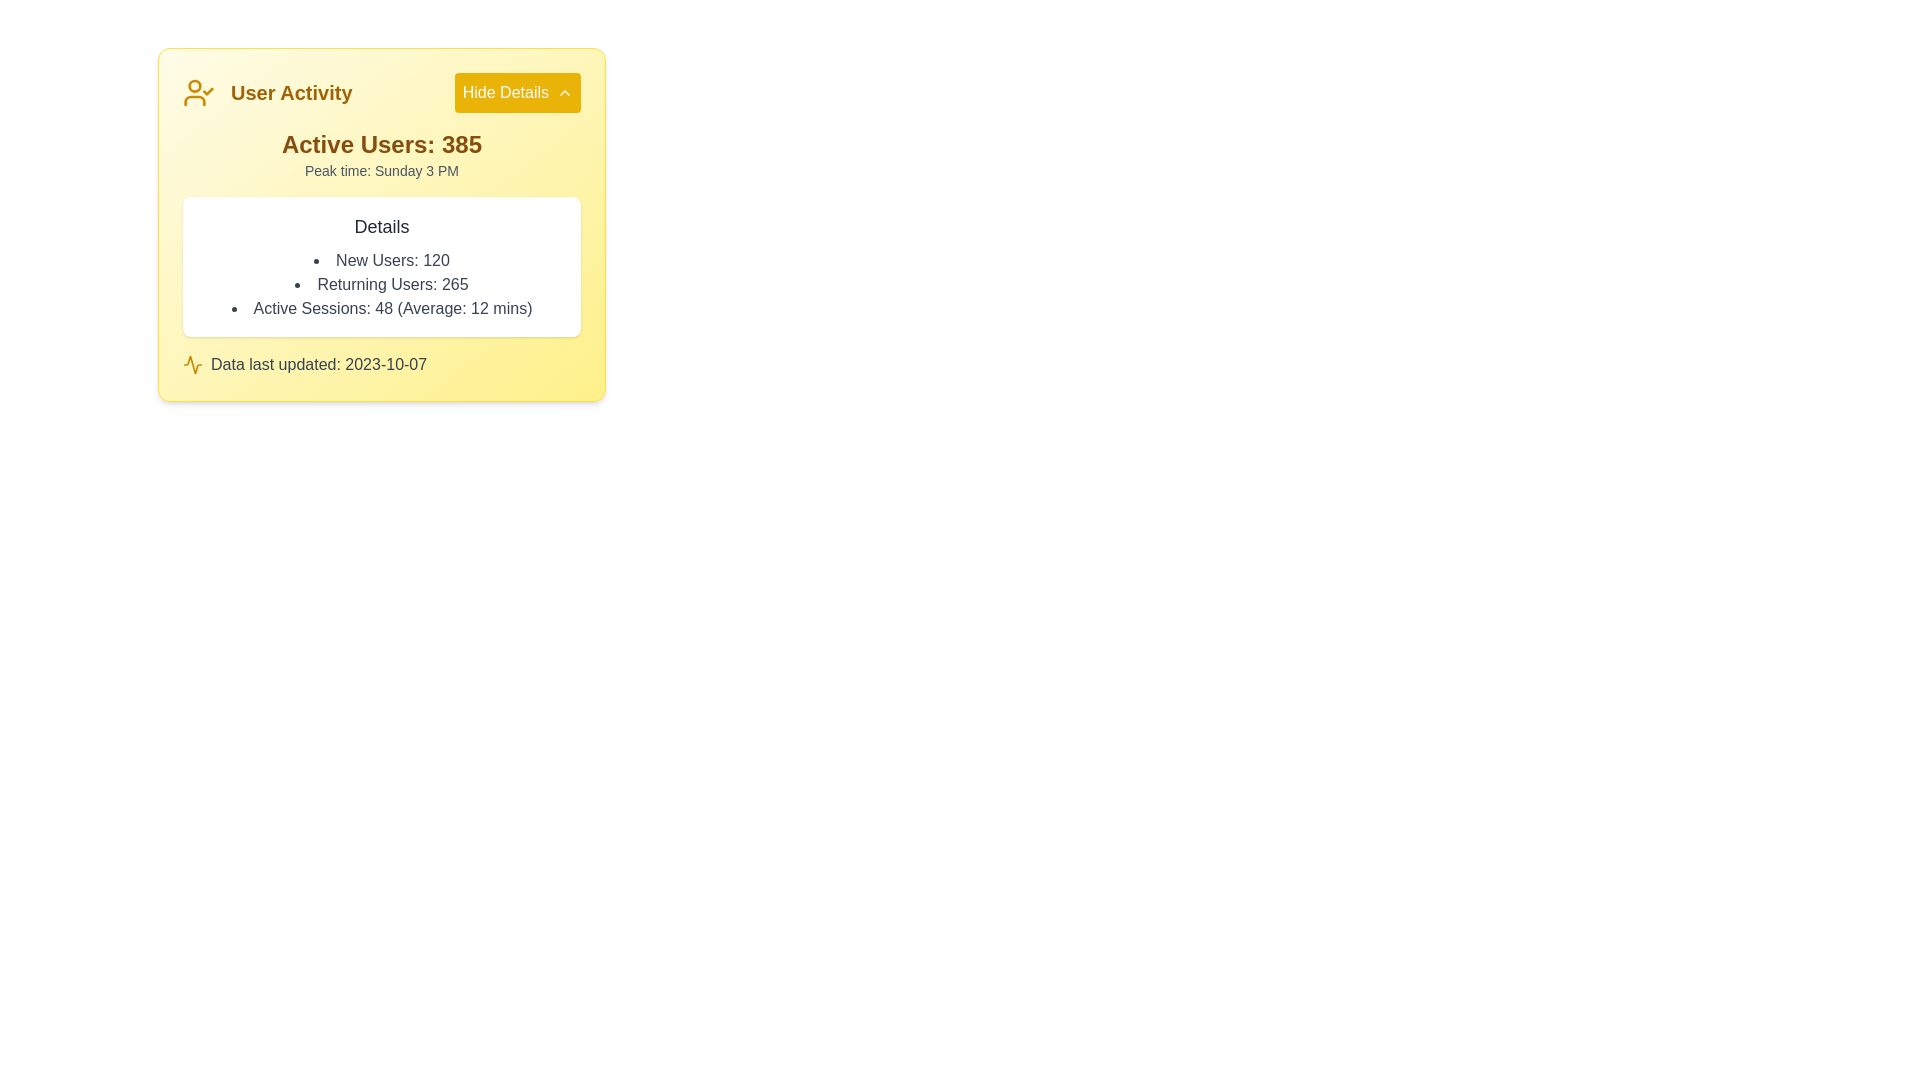 Image resolution: width=1920 pixels, height=1080 pixels. What do you see at coordinates (382, 308) in the screenshot?
I see `the third text label that informs the user about the total number of active sessions and their average duration to highlight it` at bounding box center [382, 308].